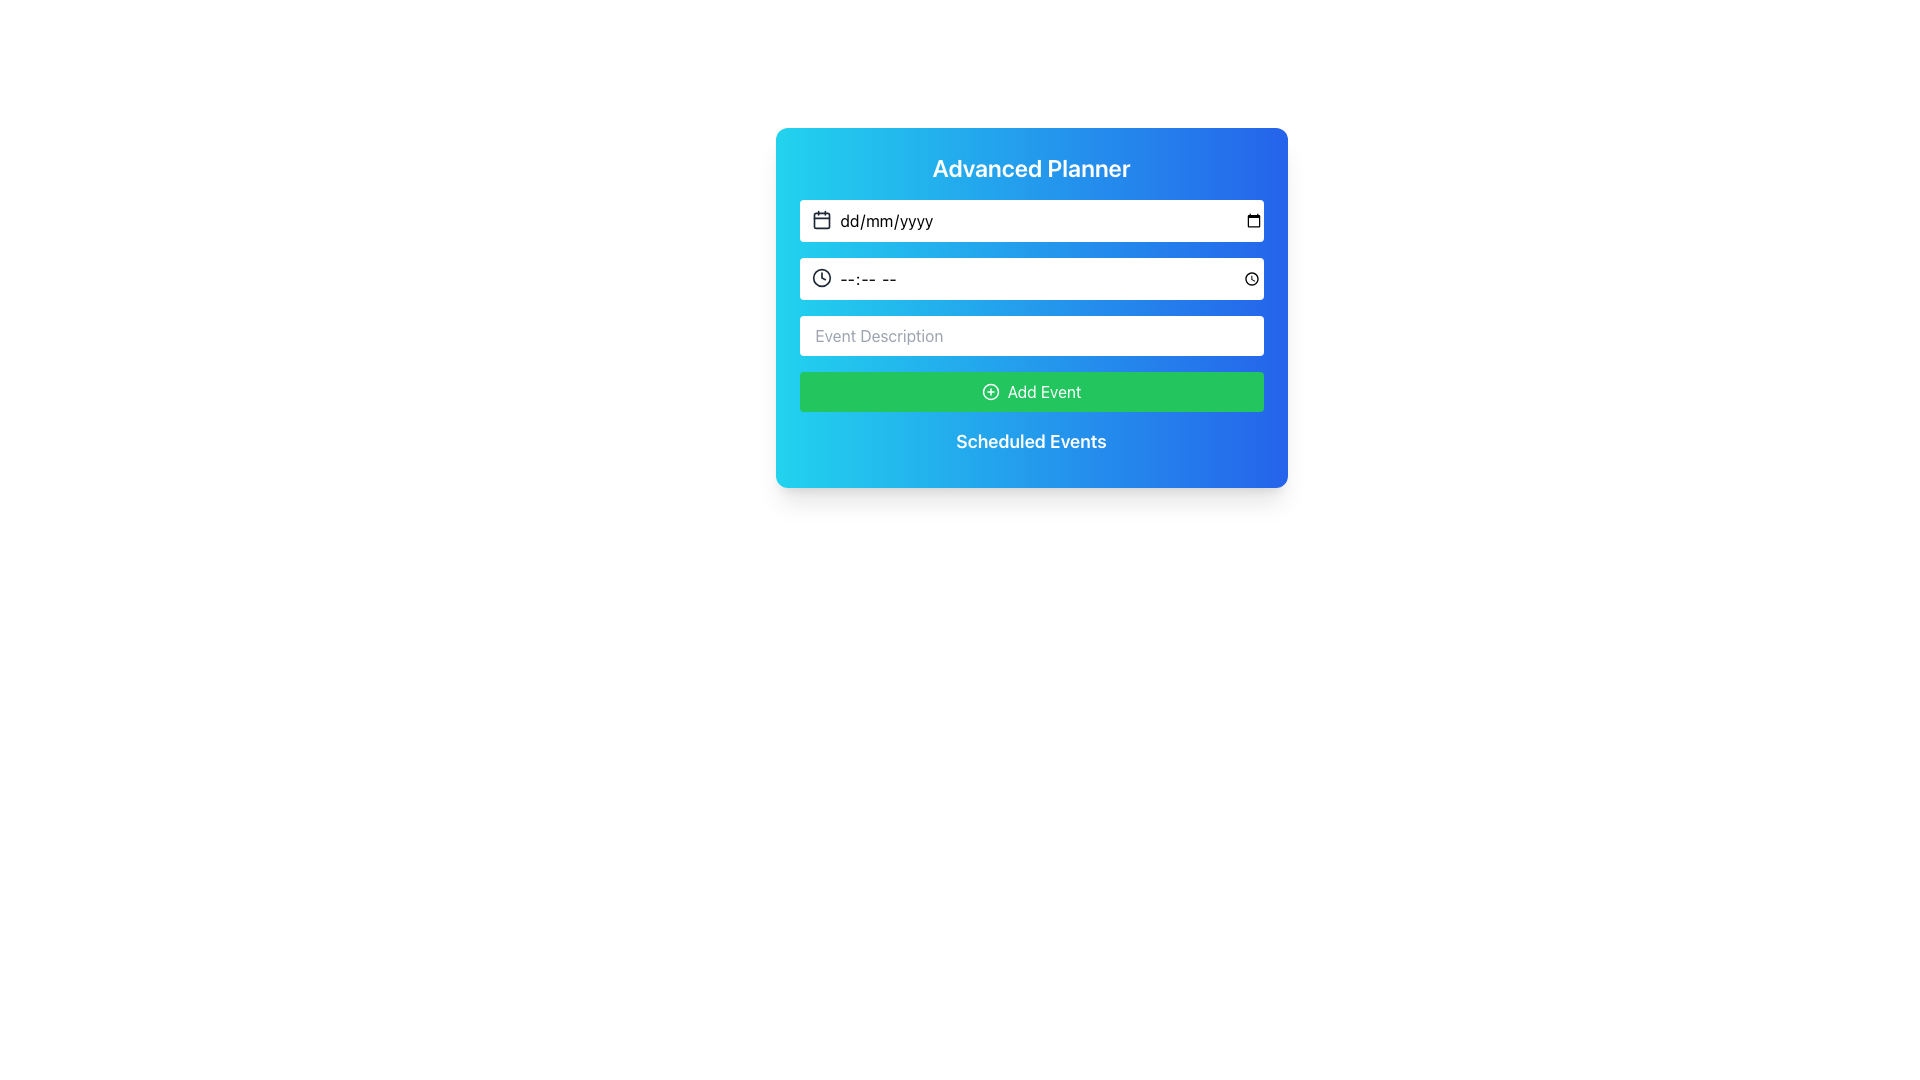 The height and width of the screenshot is (1080, 1920). Describe the element at coordinates (1031, 441) in the screenshot. I see `the 'Scheduled Events' header text element, which is styled in bold and white against a blue gradient background, located below the 'Add Event' button` at that location.